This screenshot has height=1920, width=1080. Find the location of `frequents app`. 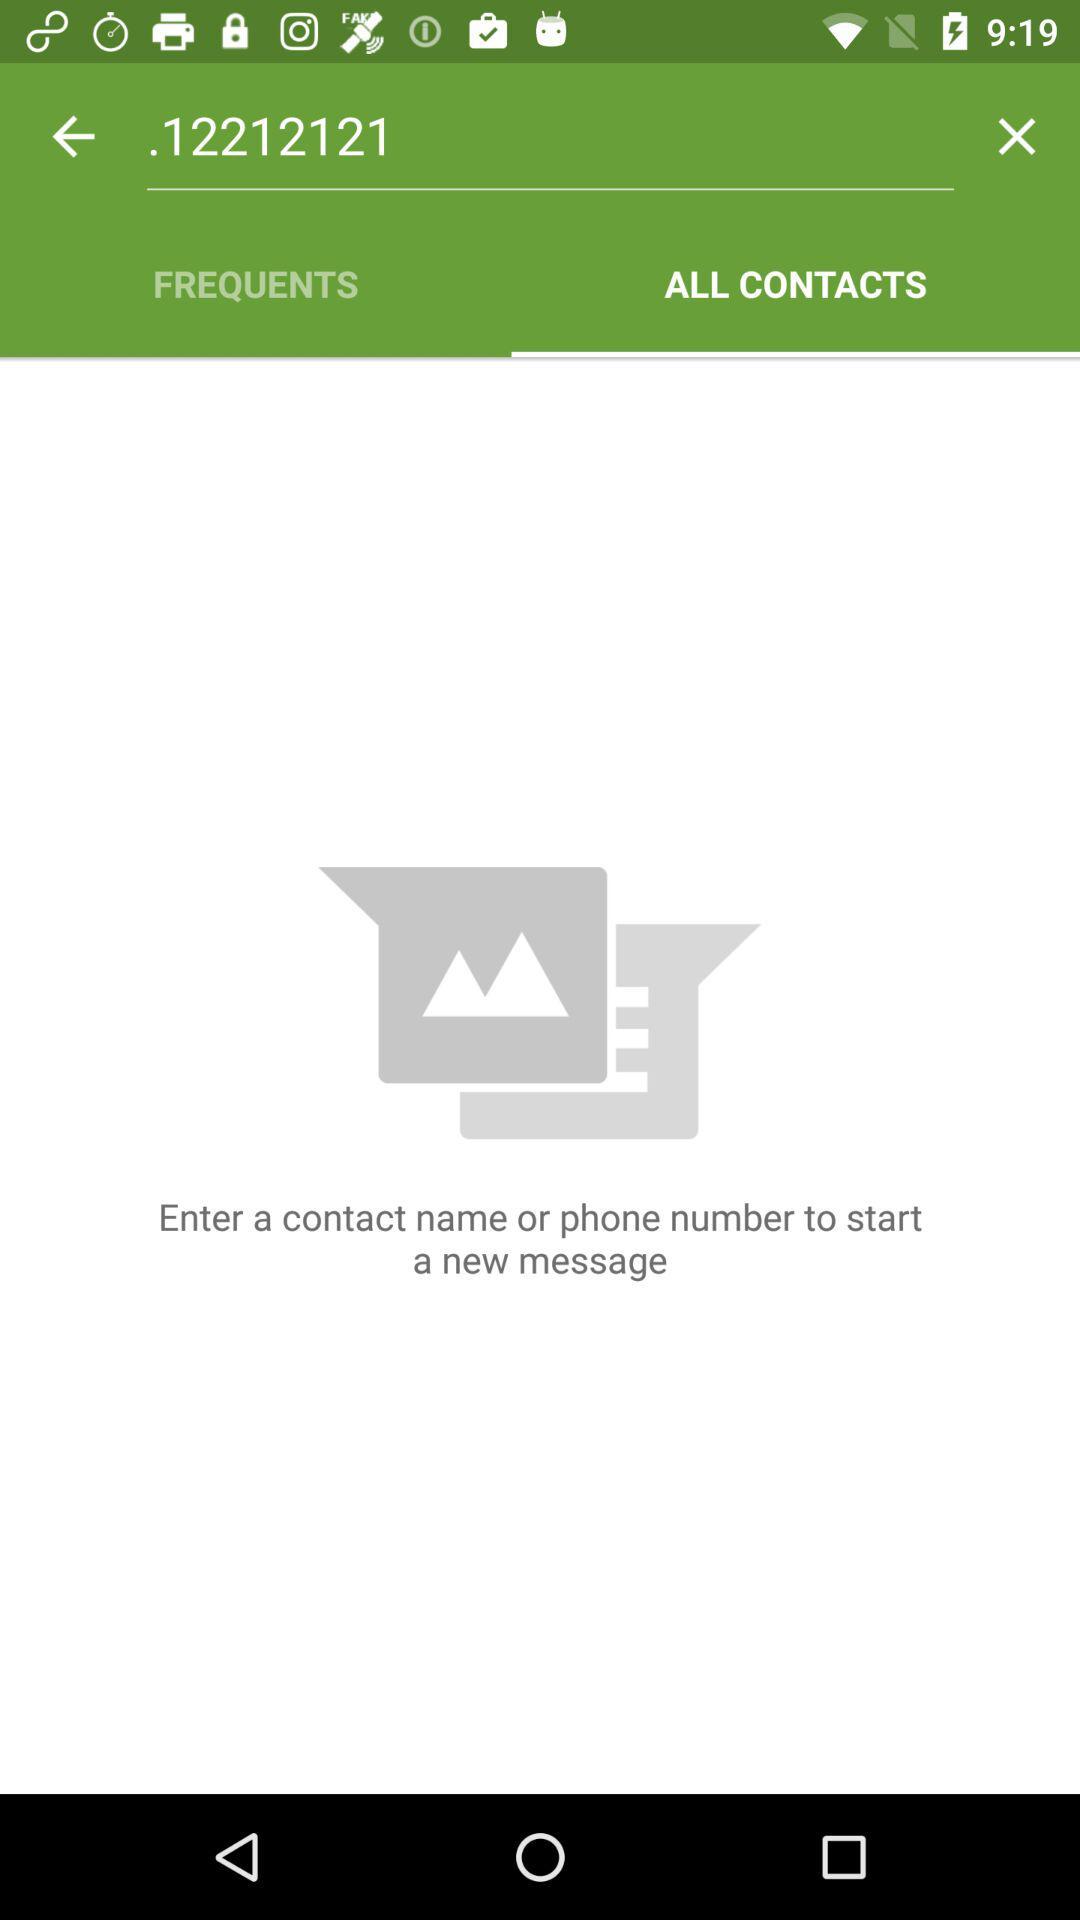

frequents app is located at coordinates (254, 282).